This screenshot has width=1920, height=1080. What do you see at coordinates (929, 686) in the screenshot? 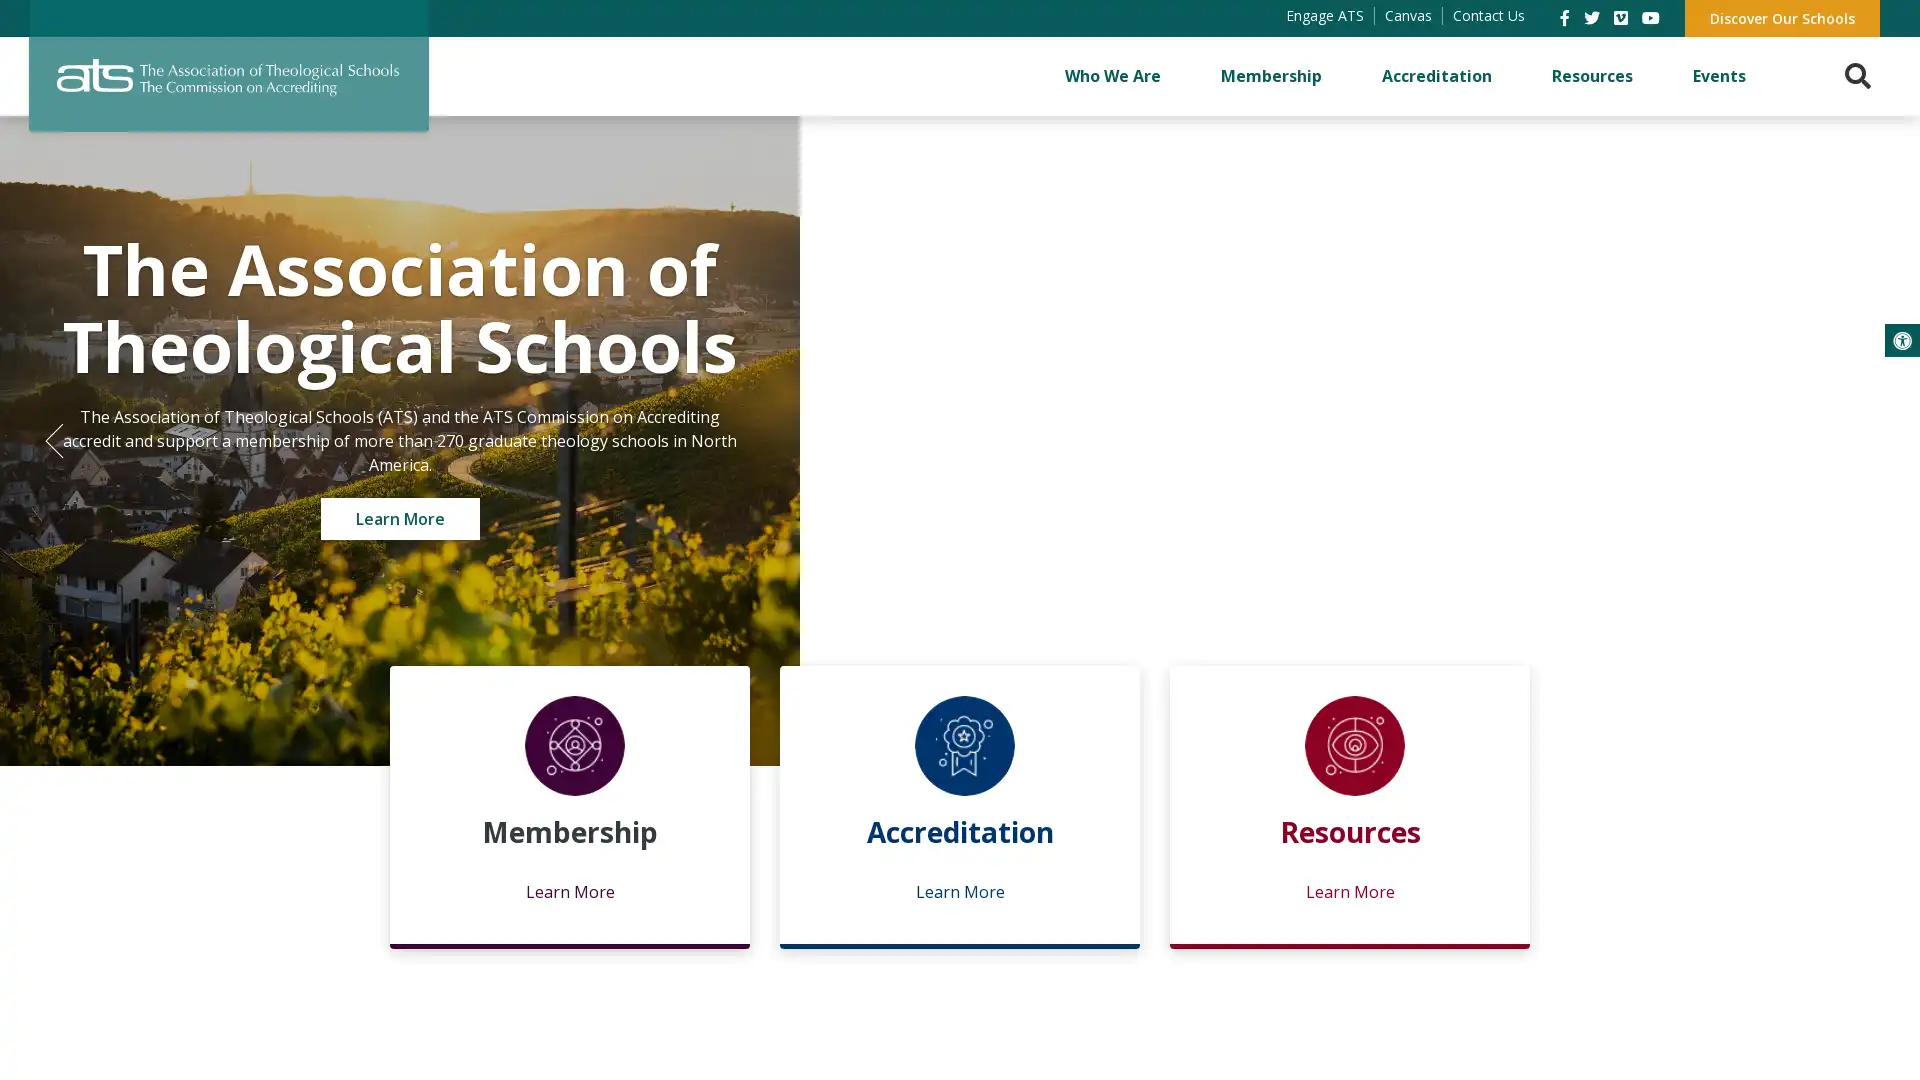
I see `1` at bounding box center [929, 686].